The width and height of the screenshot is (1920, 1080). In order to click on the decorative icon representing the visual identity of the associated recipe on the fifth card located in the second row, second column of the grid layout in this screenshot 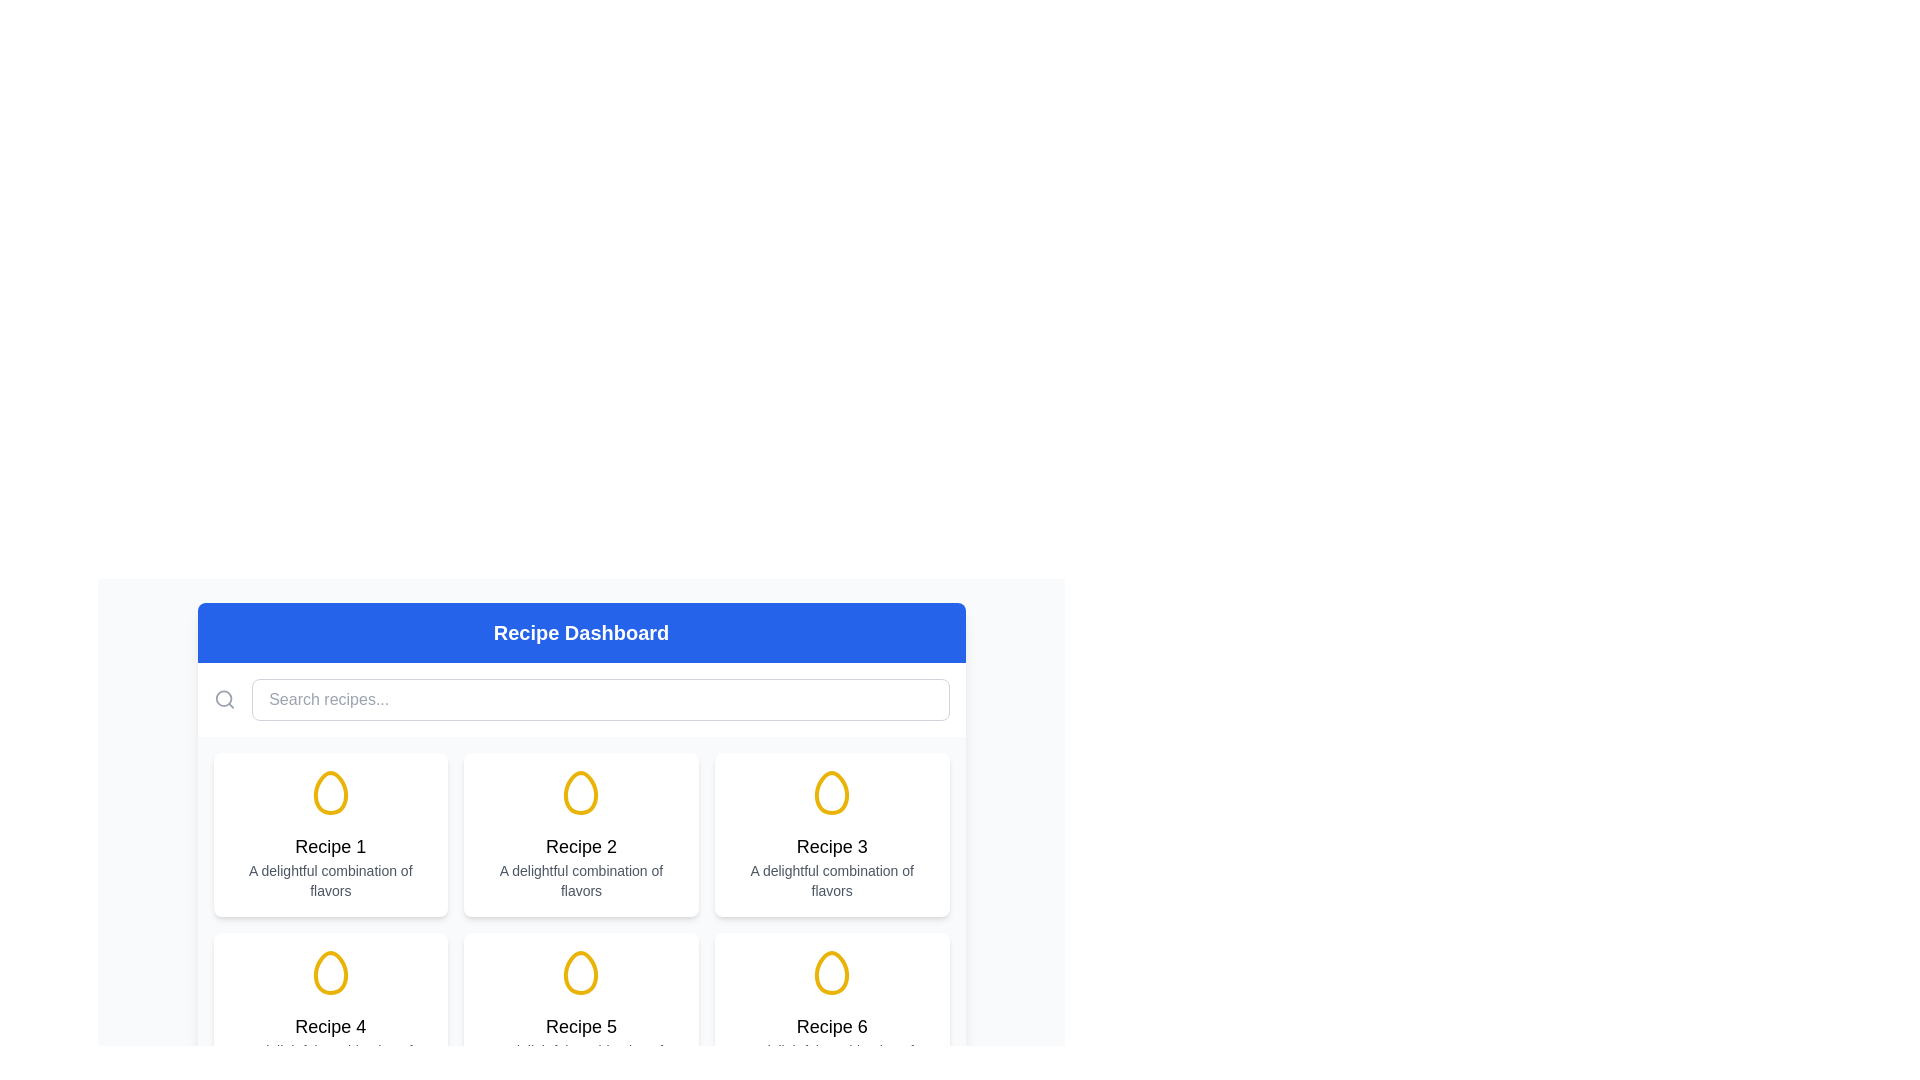, I will do `click(580, 971)`.